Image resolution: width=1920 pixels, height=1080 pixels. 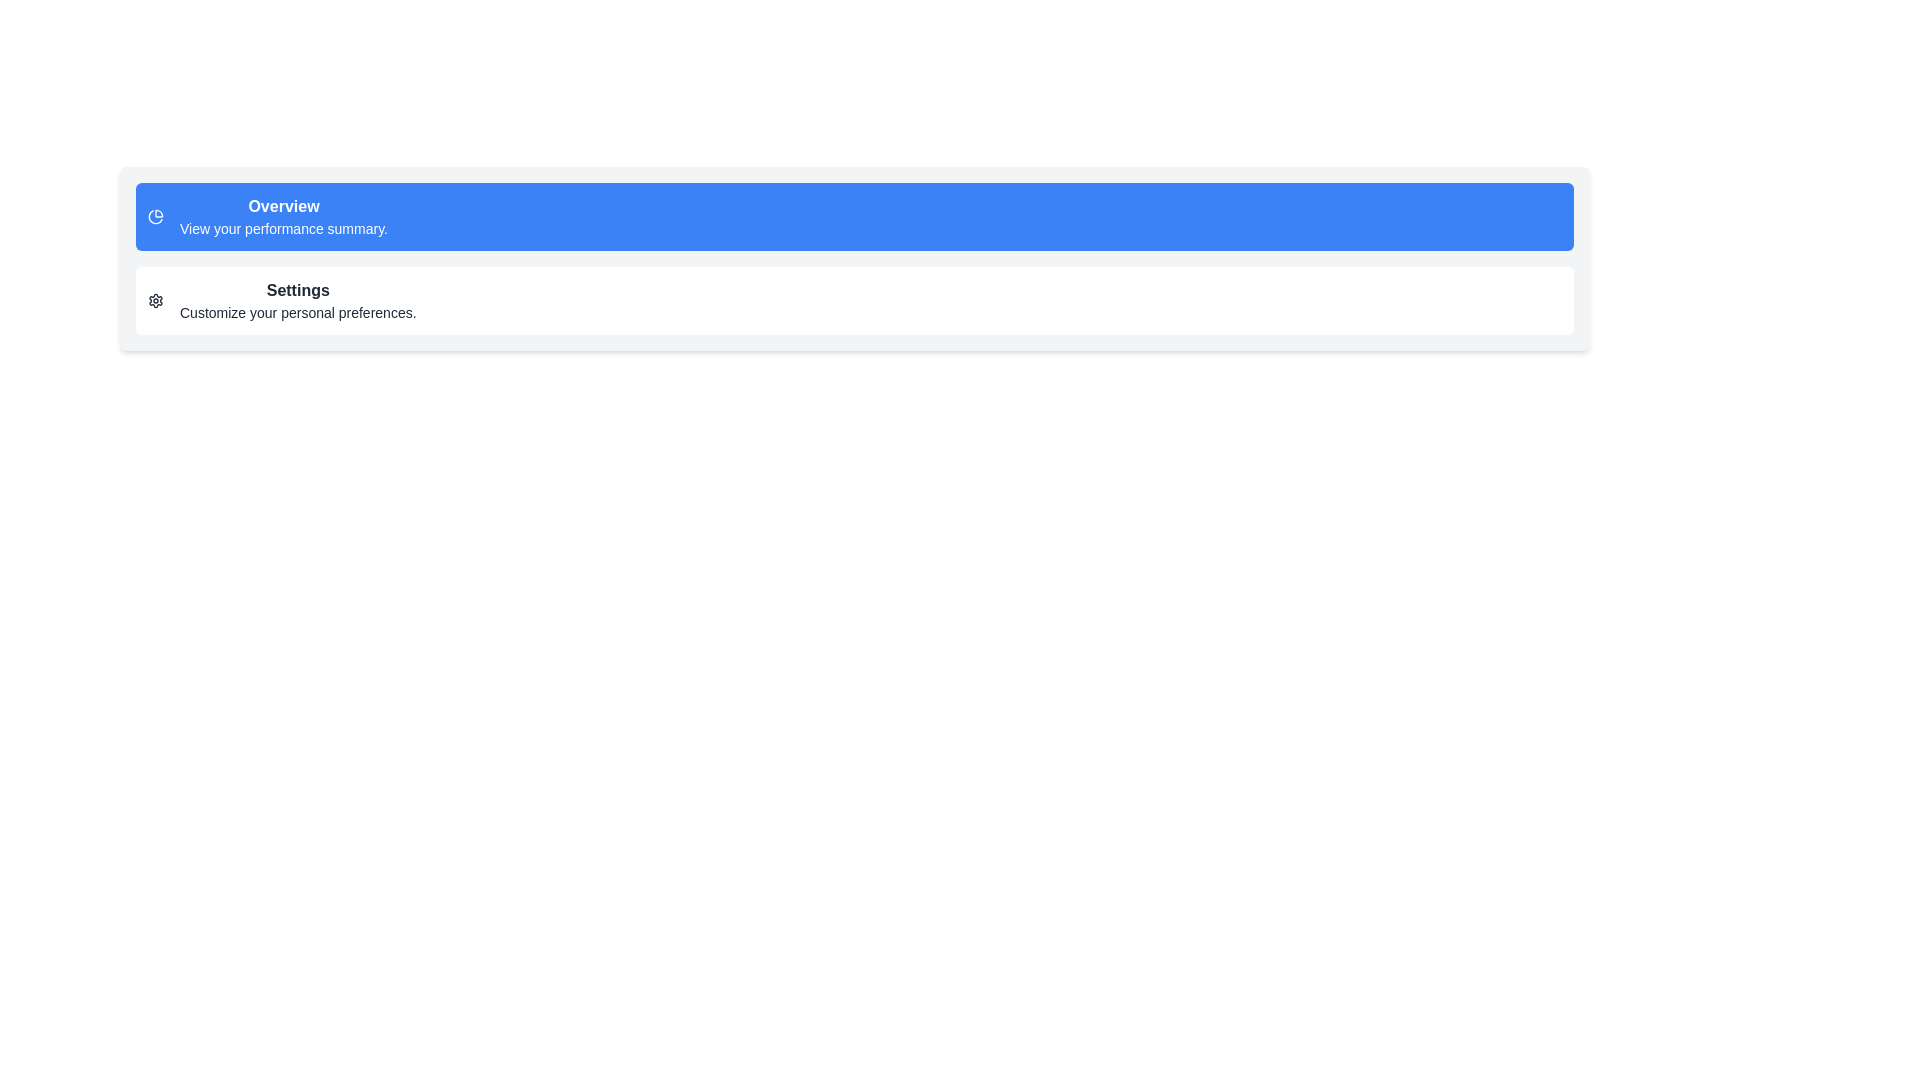 What do you see at coordinates (155, 216) in the screenshot?
I see `the decorative icon representing the overview section, which is located to the left of the text content titled 'Overview' and the subtitle 'View your performance summary.'` at bounding box center [155, 216].